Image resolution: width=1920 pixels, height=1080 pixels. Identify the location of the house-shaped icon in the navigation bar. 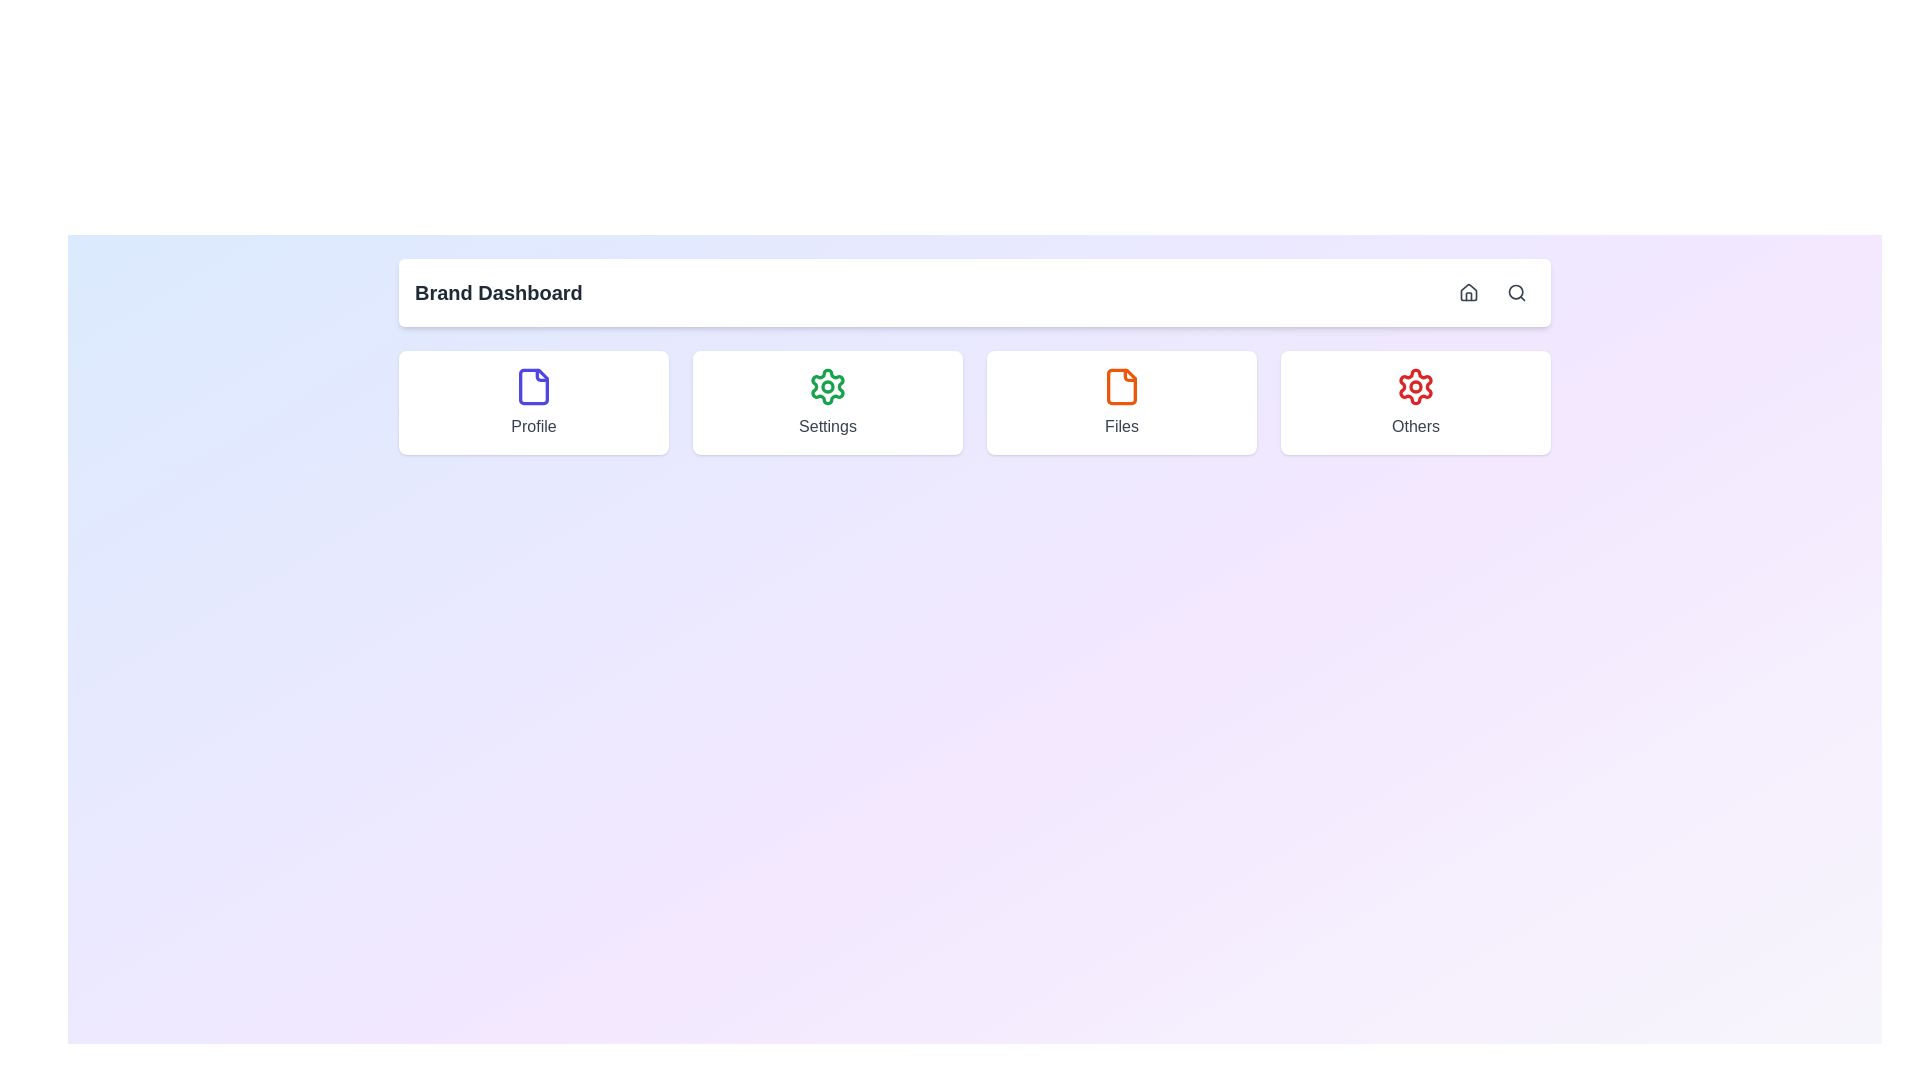
(1468, 292).